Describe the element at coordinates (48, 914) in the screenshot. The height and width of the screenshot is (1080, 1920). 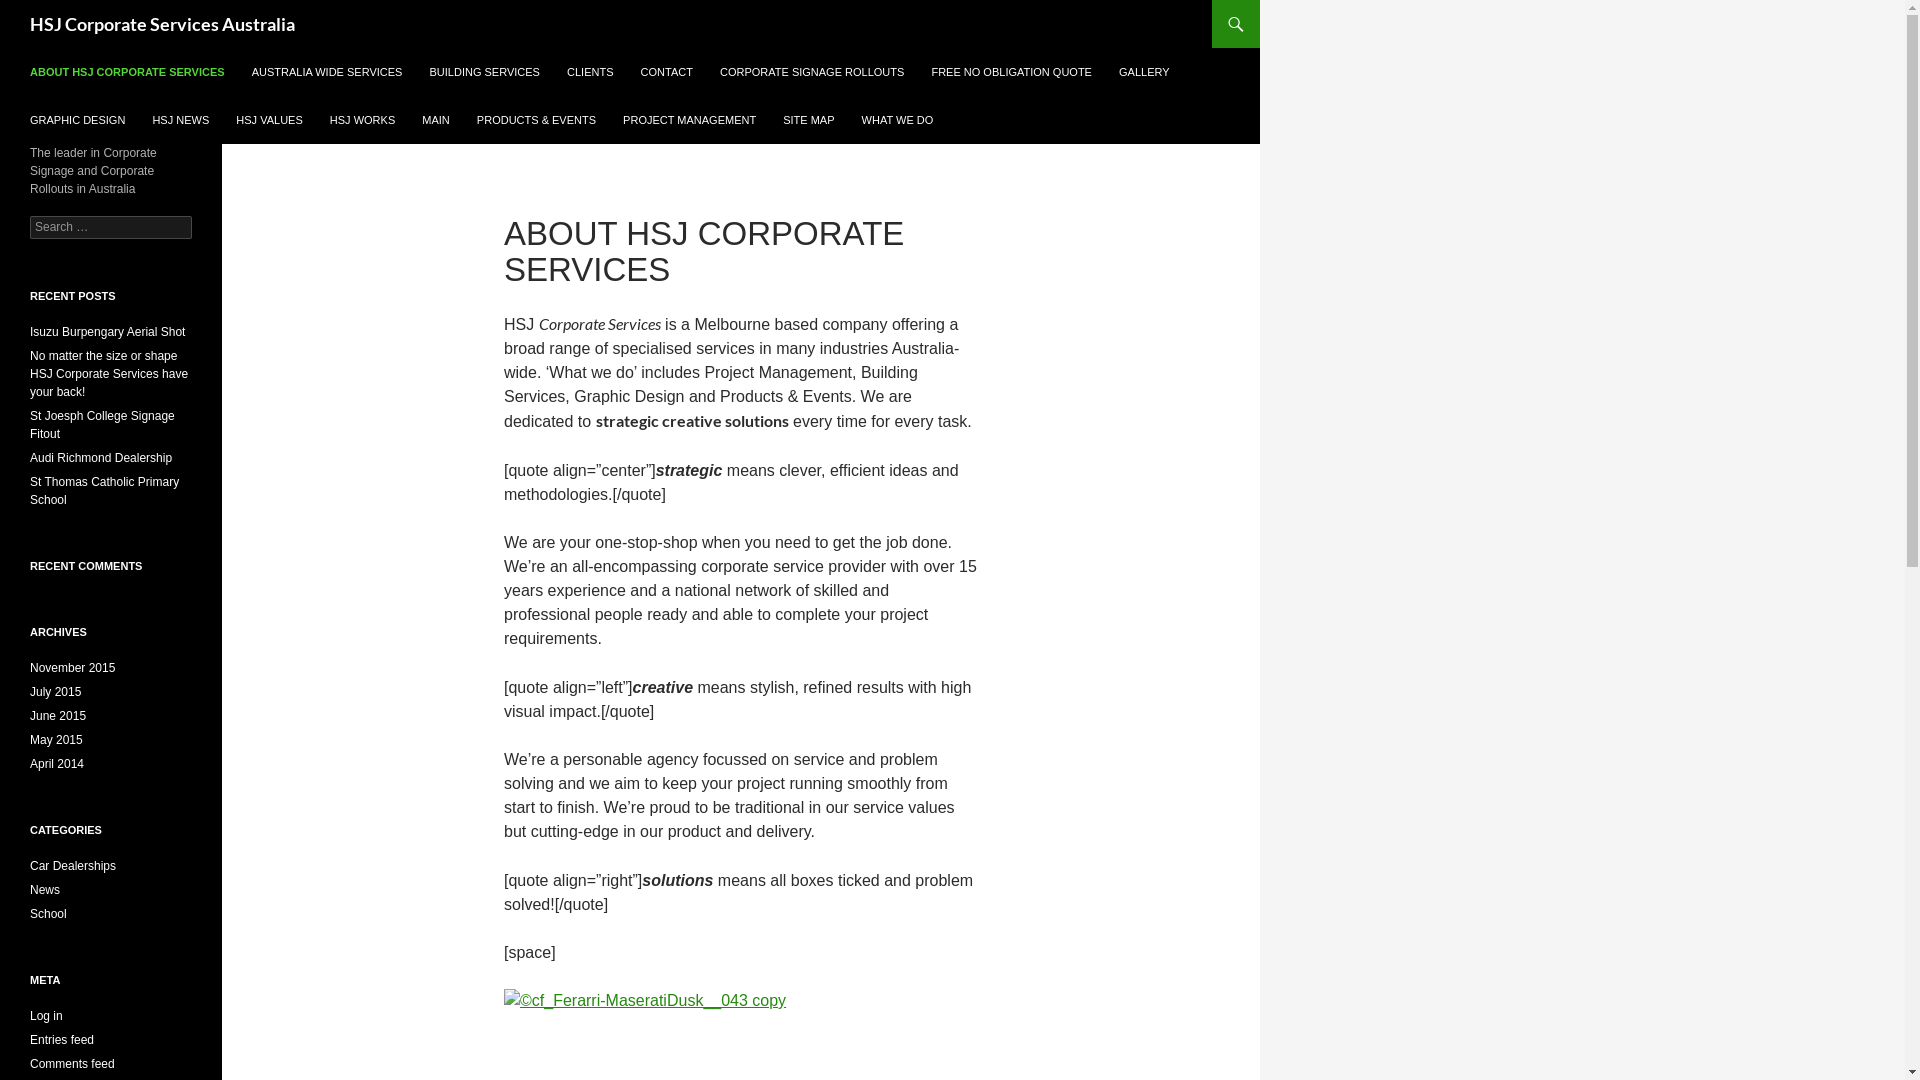
I see `'School'` at that location.